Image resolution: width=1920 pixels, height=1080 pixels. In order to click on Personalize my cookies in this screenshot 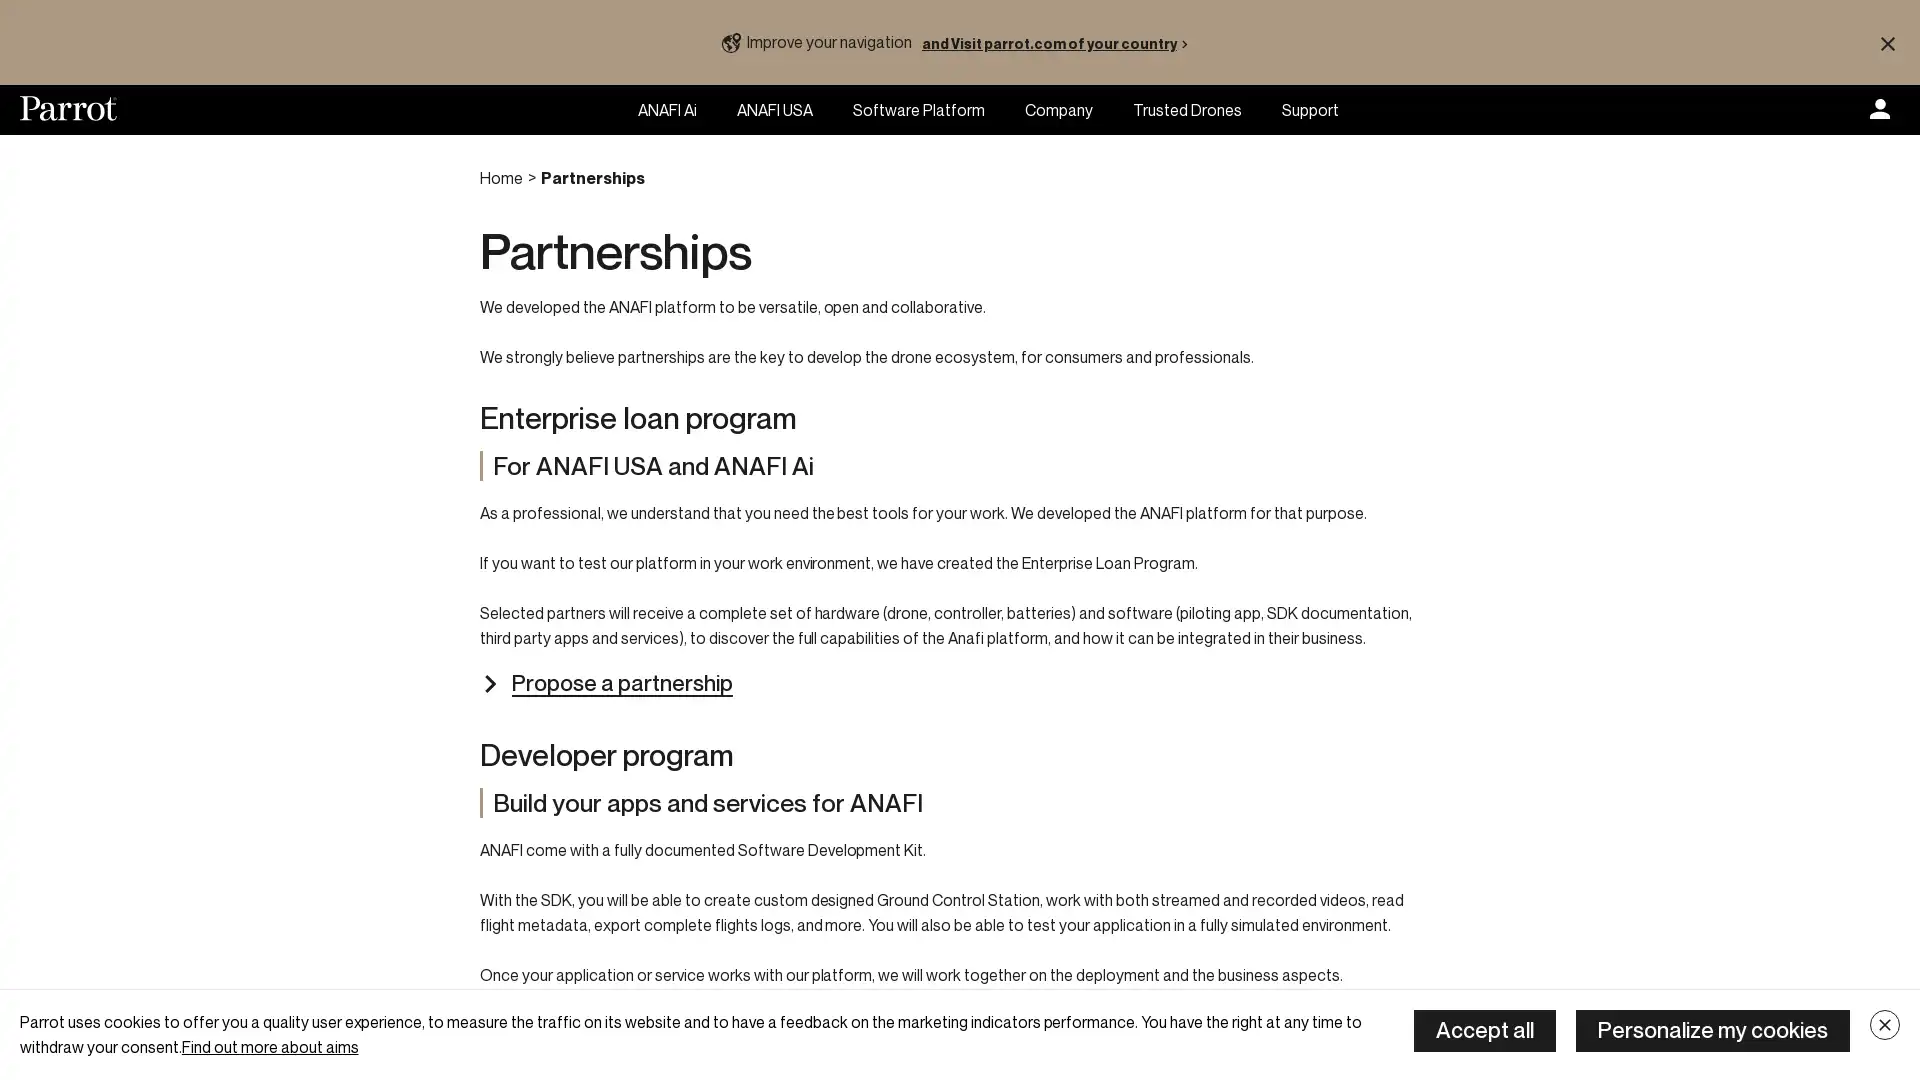, I will do `click(1712, 1030)`.